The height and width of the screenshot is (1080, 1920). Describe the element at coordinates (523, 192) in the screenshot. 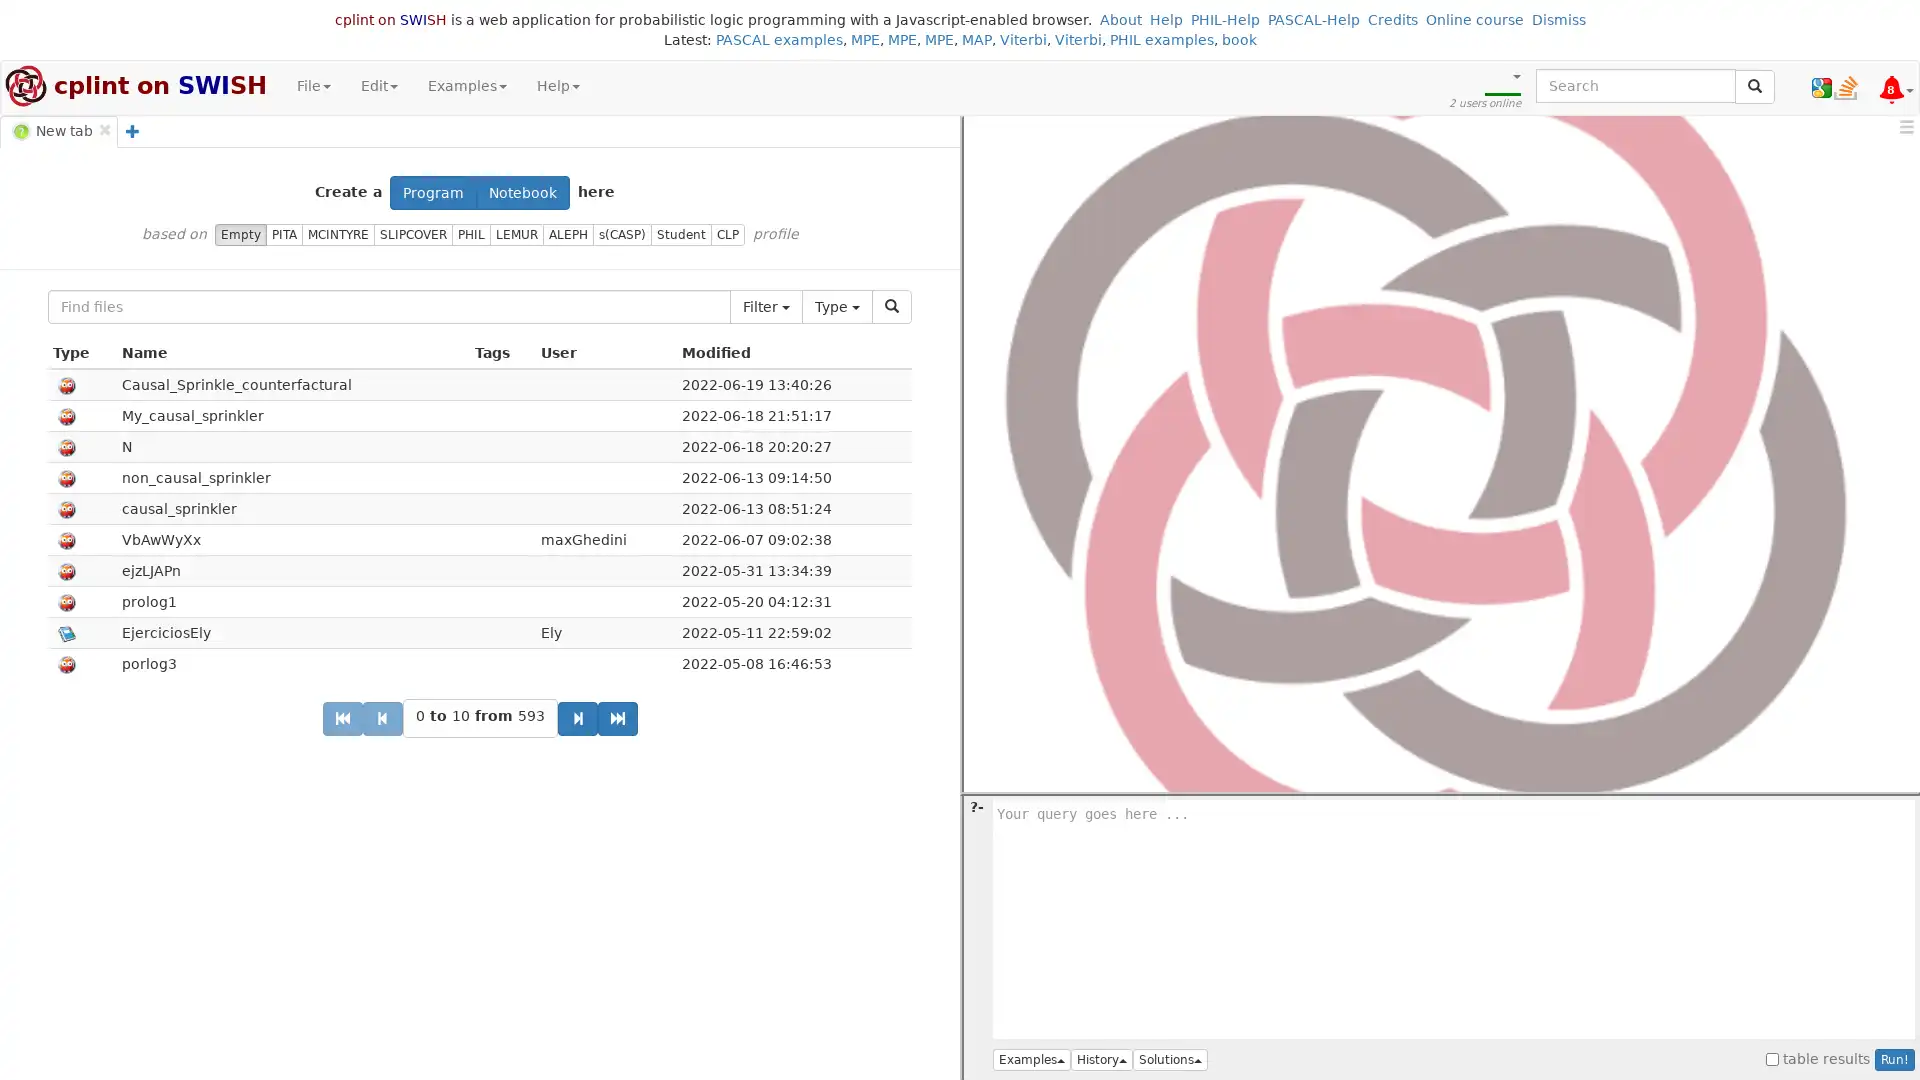

I see `Notebook` at that location.